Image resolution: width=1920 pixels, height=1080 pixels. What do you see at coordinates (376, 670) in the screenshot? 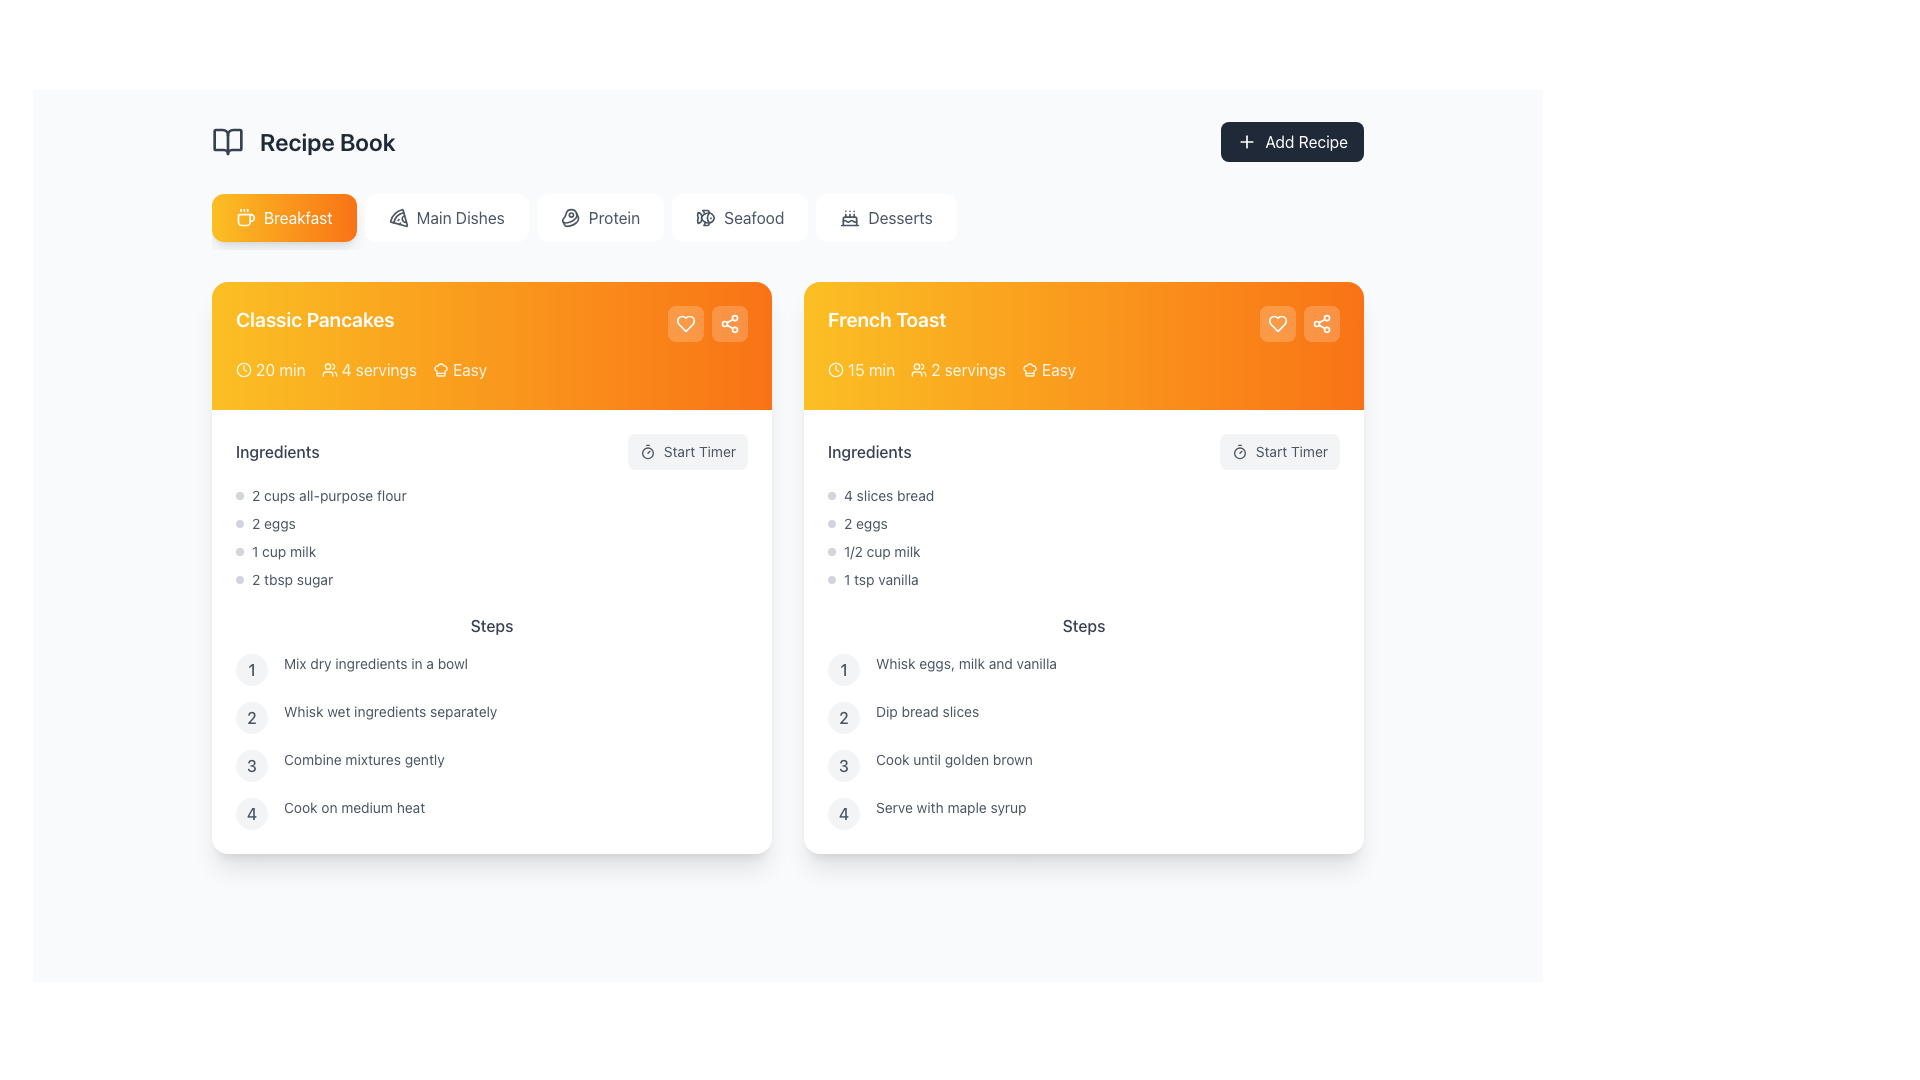
I see `instruction text label for the first step in the 'Classic Pancakes' recipe, which is located in the 'Steps' section and identified by the number '1' in a circular background` at bounding box center [376, 670].